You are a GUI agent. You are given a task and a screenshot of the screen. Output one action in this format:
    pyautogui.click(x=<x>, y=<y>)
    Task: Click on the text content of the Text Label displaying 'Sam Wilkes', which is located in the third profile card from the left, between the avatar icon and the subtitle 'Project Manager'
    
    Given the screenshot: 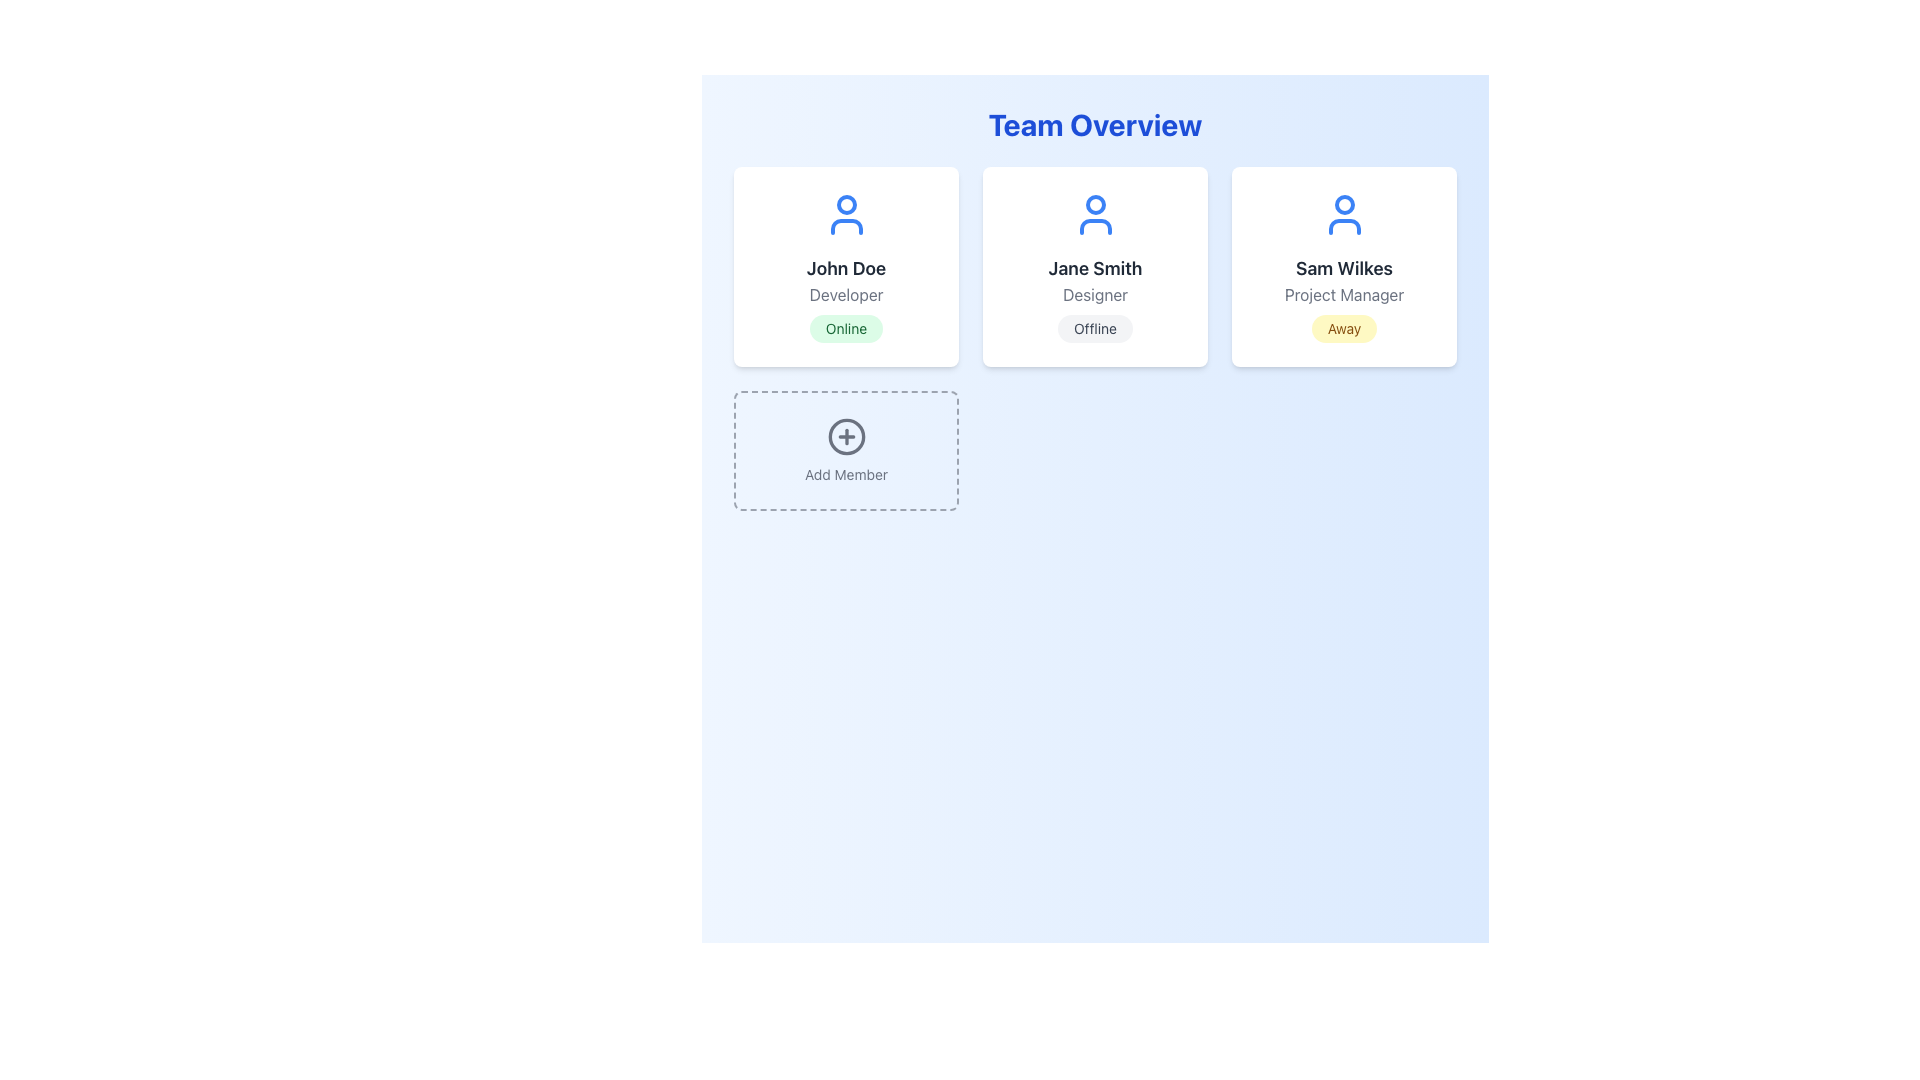 What is the action you would take?
    pyautogui.click(x=1344, y=268)
    